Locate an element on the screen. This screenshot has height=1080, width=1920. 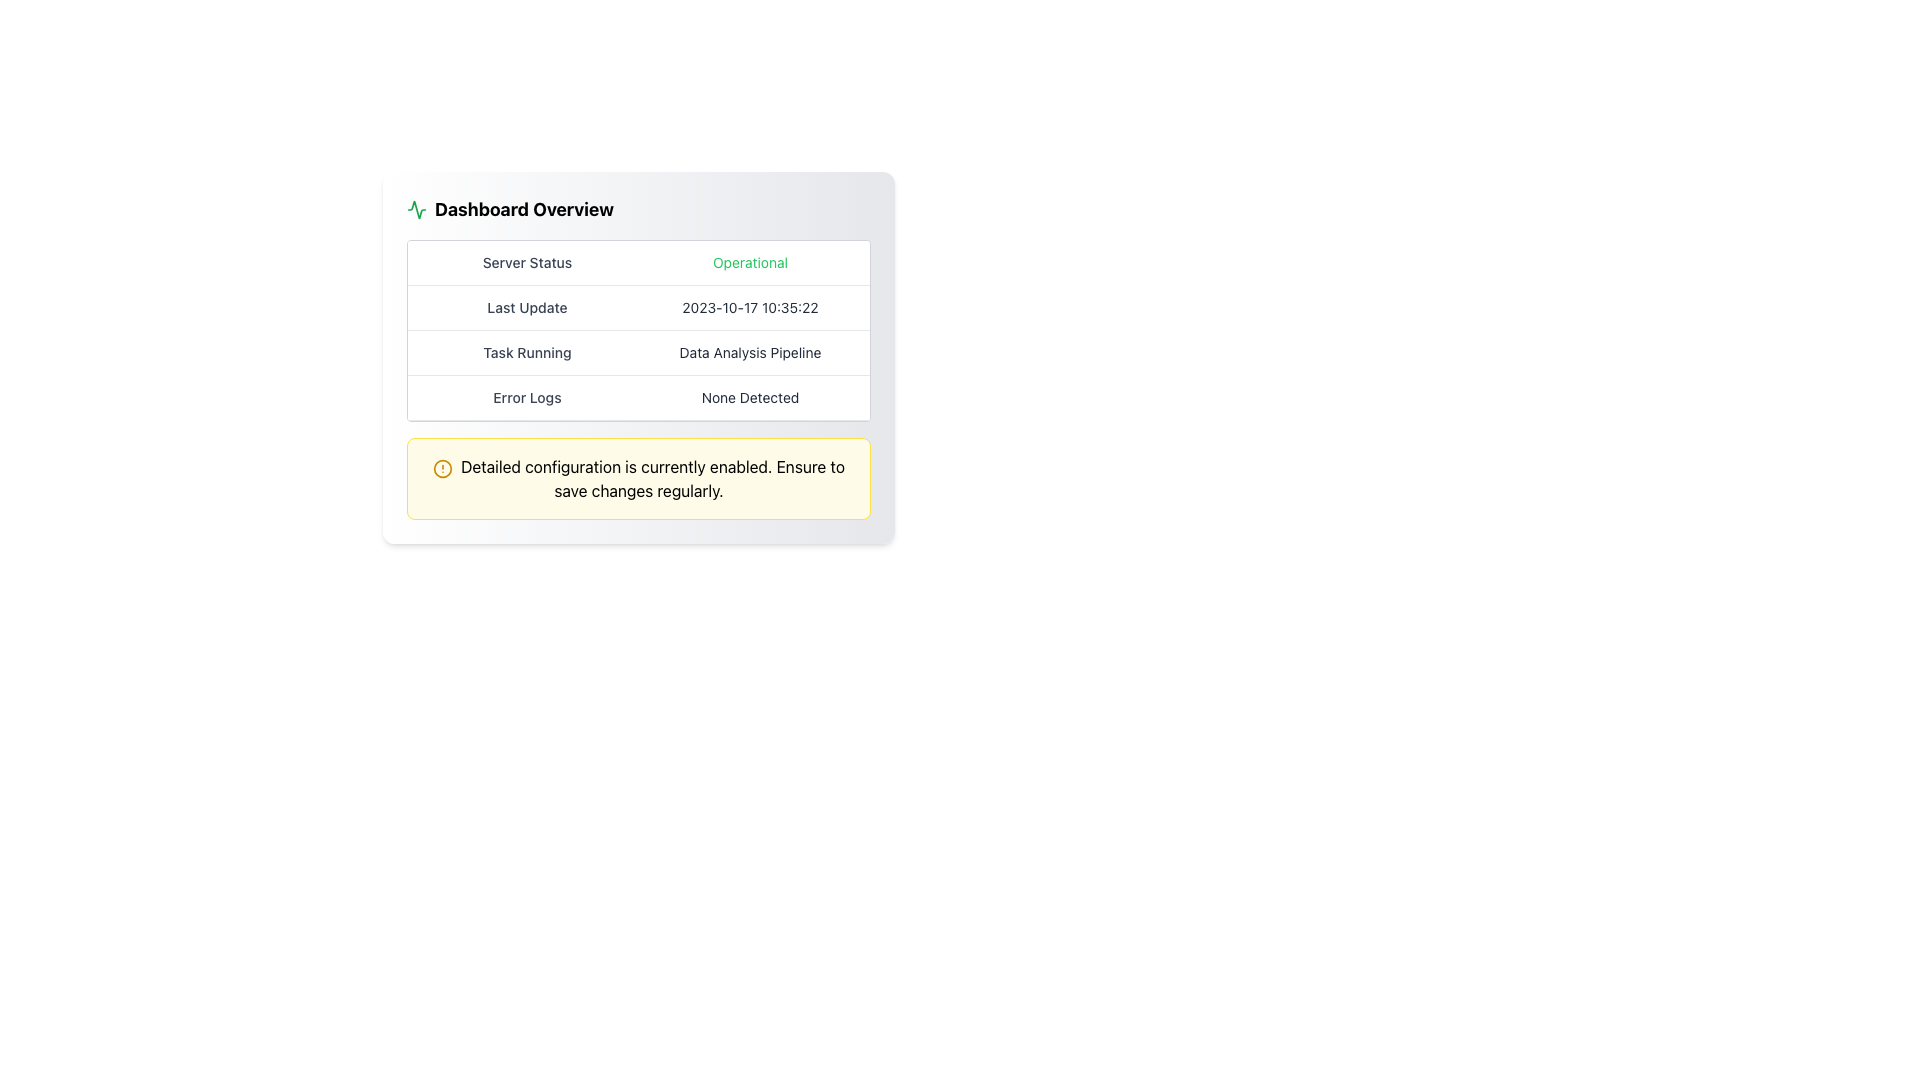
the Text Label in the left column of the 2x2 grid layout within the 'Dashboard Overview' section, which serves to identify the timestamp displayed to its right is located at coordinates (527, 308).